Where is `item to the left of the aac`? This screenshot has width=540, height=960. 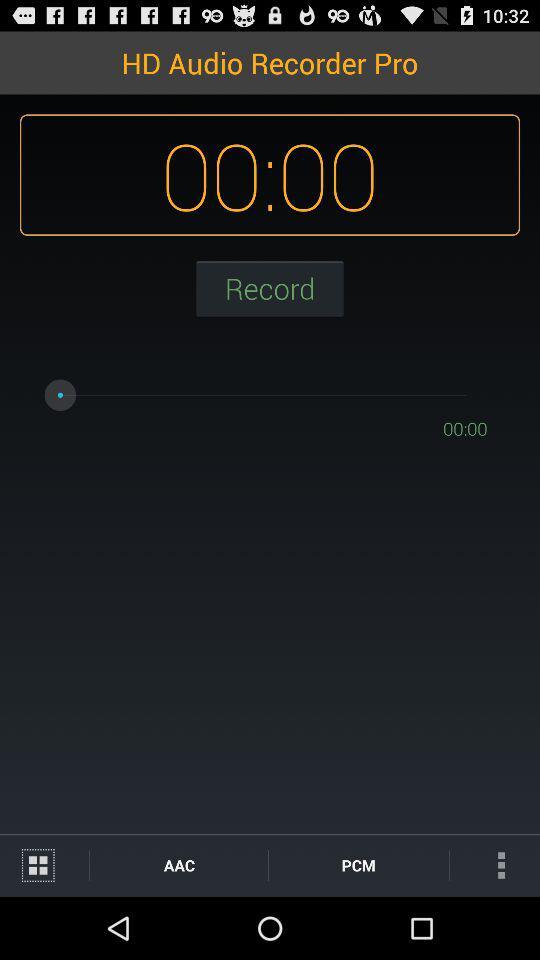
item to the left of the aac is located at coordinates (44, 864).